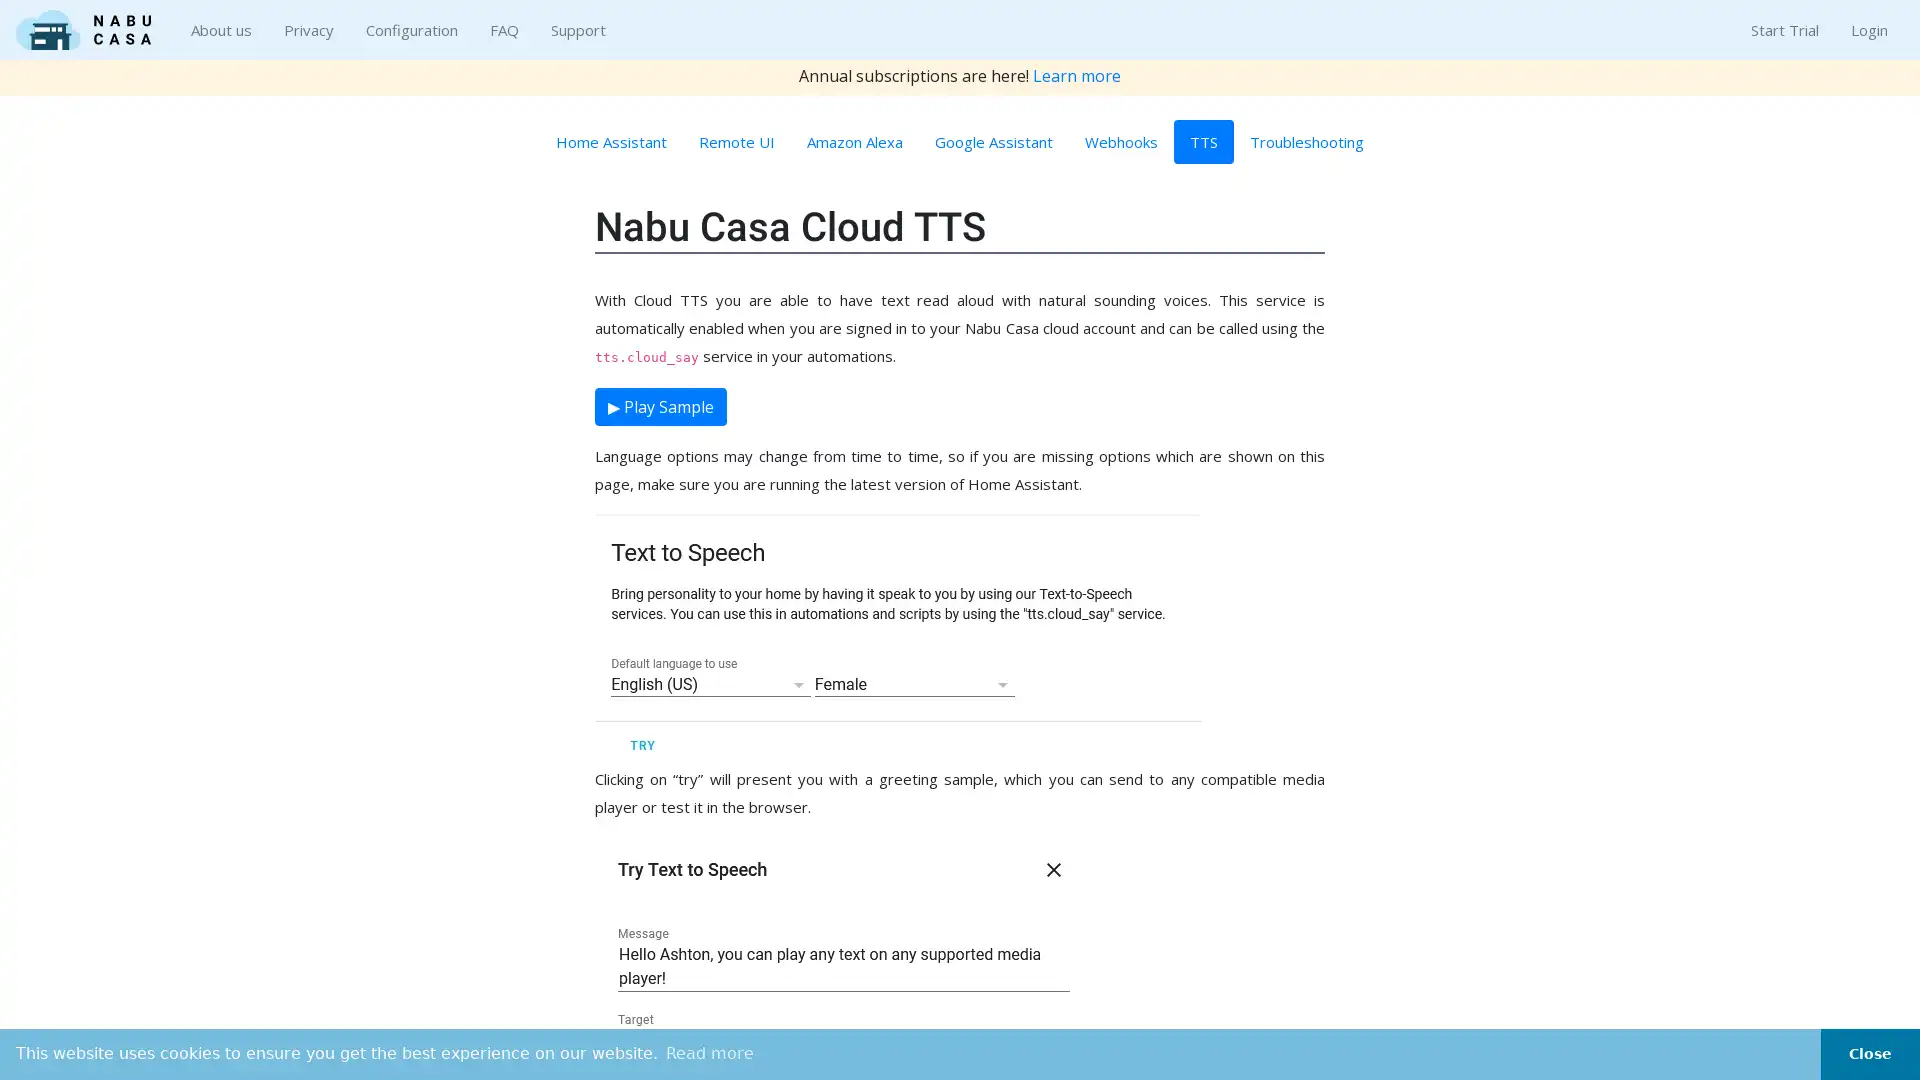 The image size is (1920, 1080). I want to click on Play Sample, so click(661, 406).